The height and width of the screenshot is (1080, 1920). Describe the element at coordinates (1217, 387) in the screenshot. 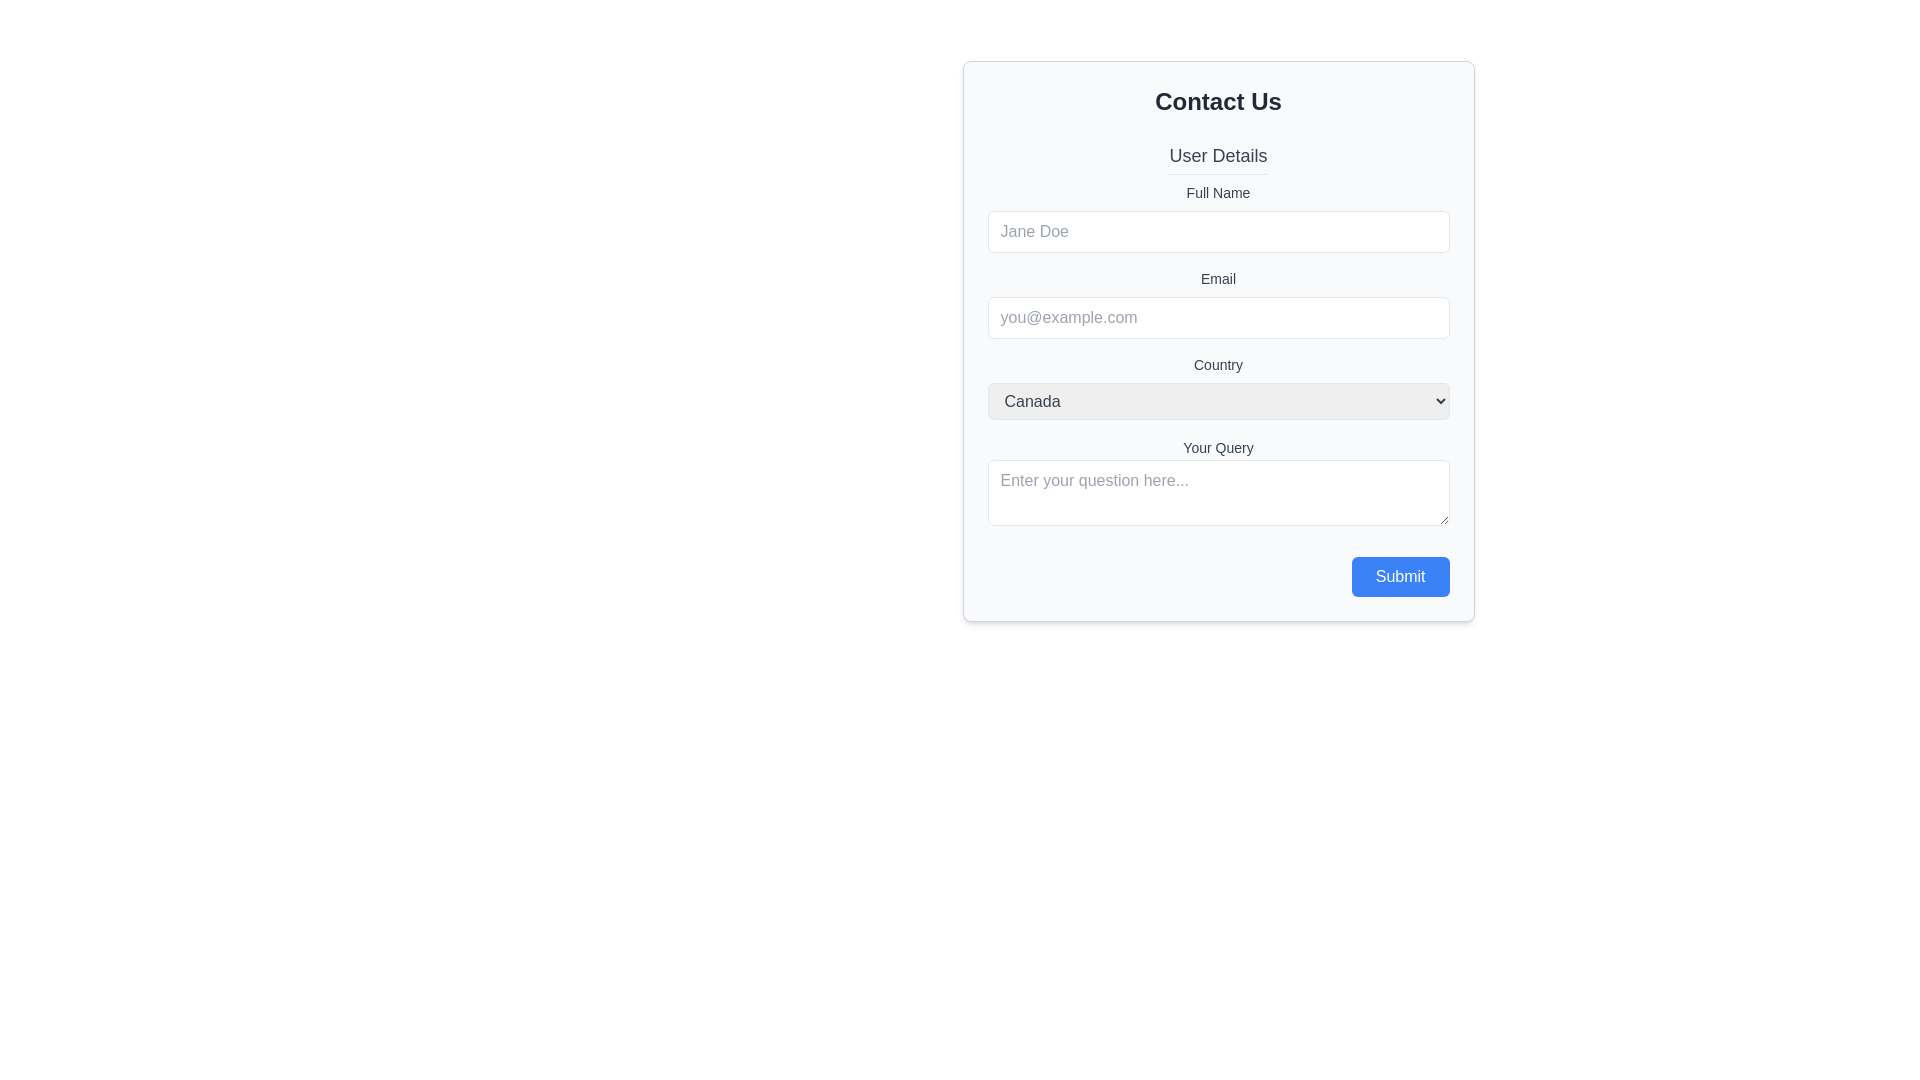

I see `the dropdown menu in the 'User Details' section` at that location.